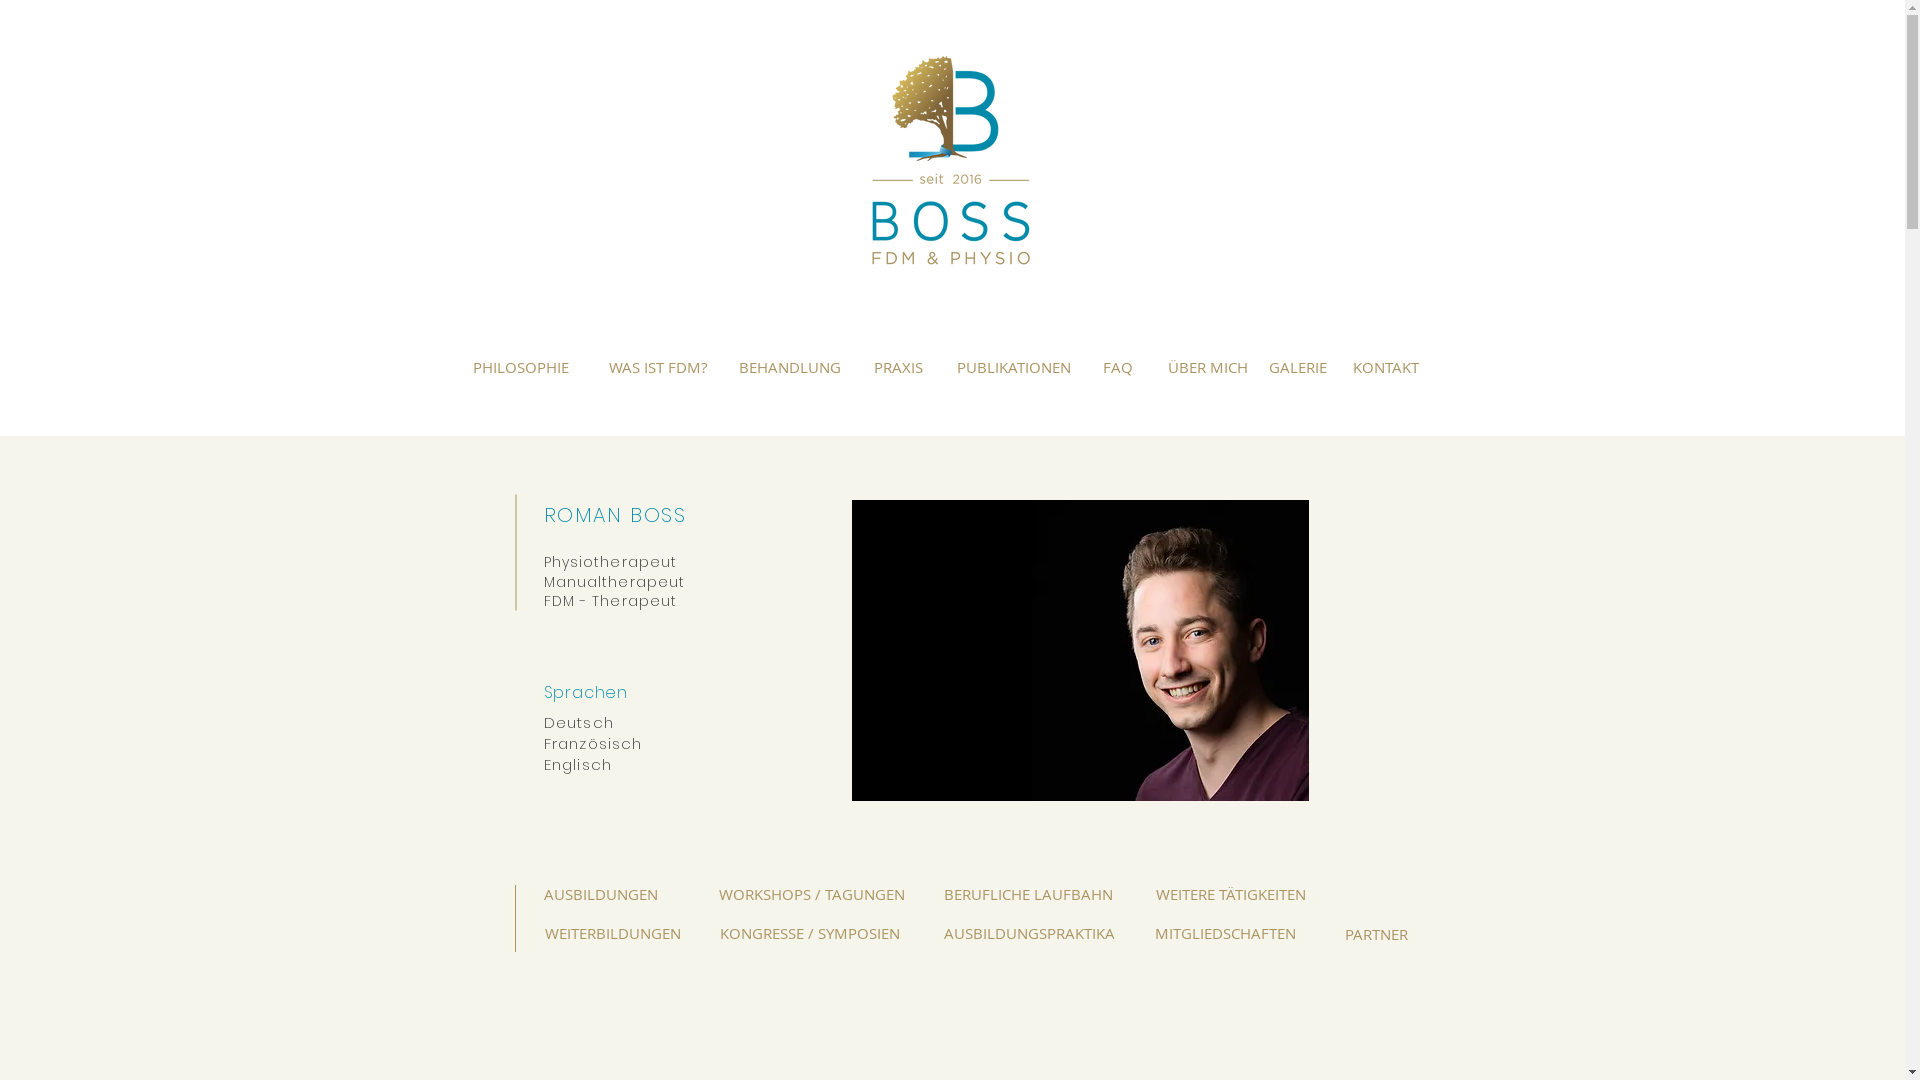 The image size is (1920, 1080). I want to click on 'PARTNER', so click(1375, 933).